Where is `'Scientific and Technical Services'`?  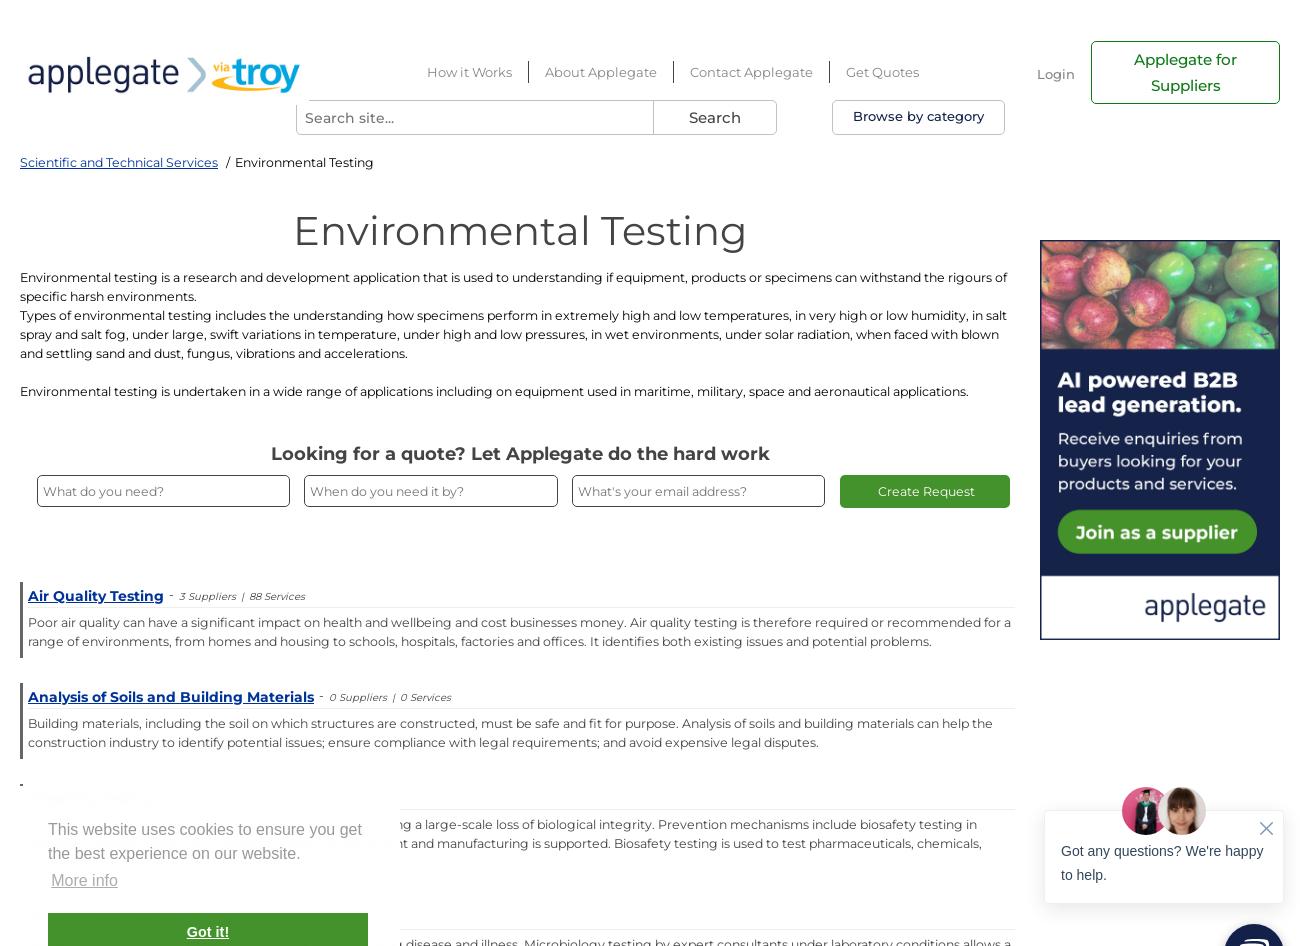
'Scientific and Technical Services' is located at coordinates (117, 162).